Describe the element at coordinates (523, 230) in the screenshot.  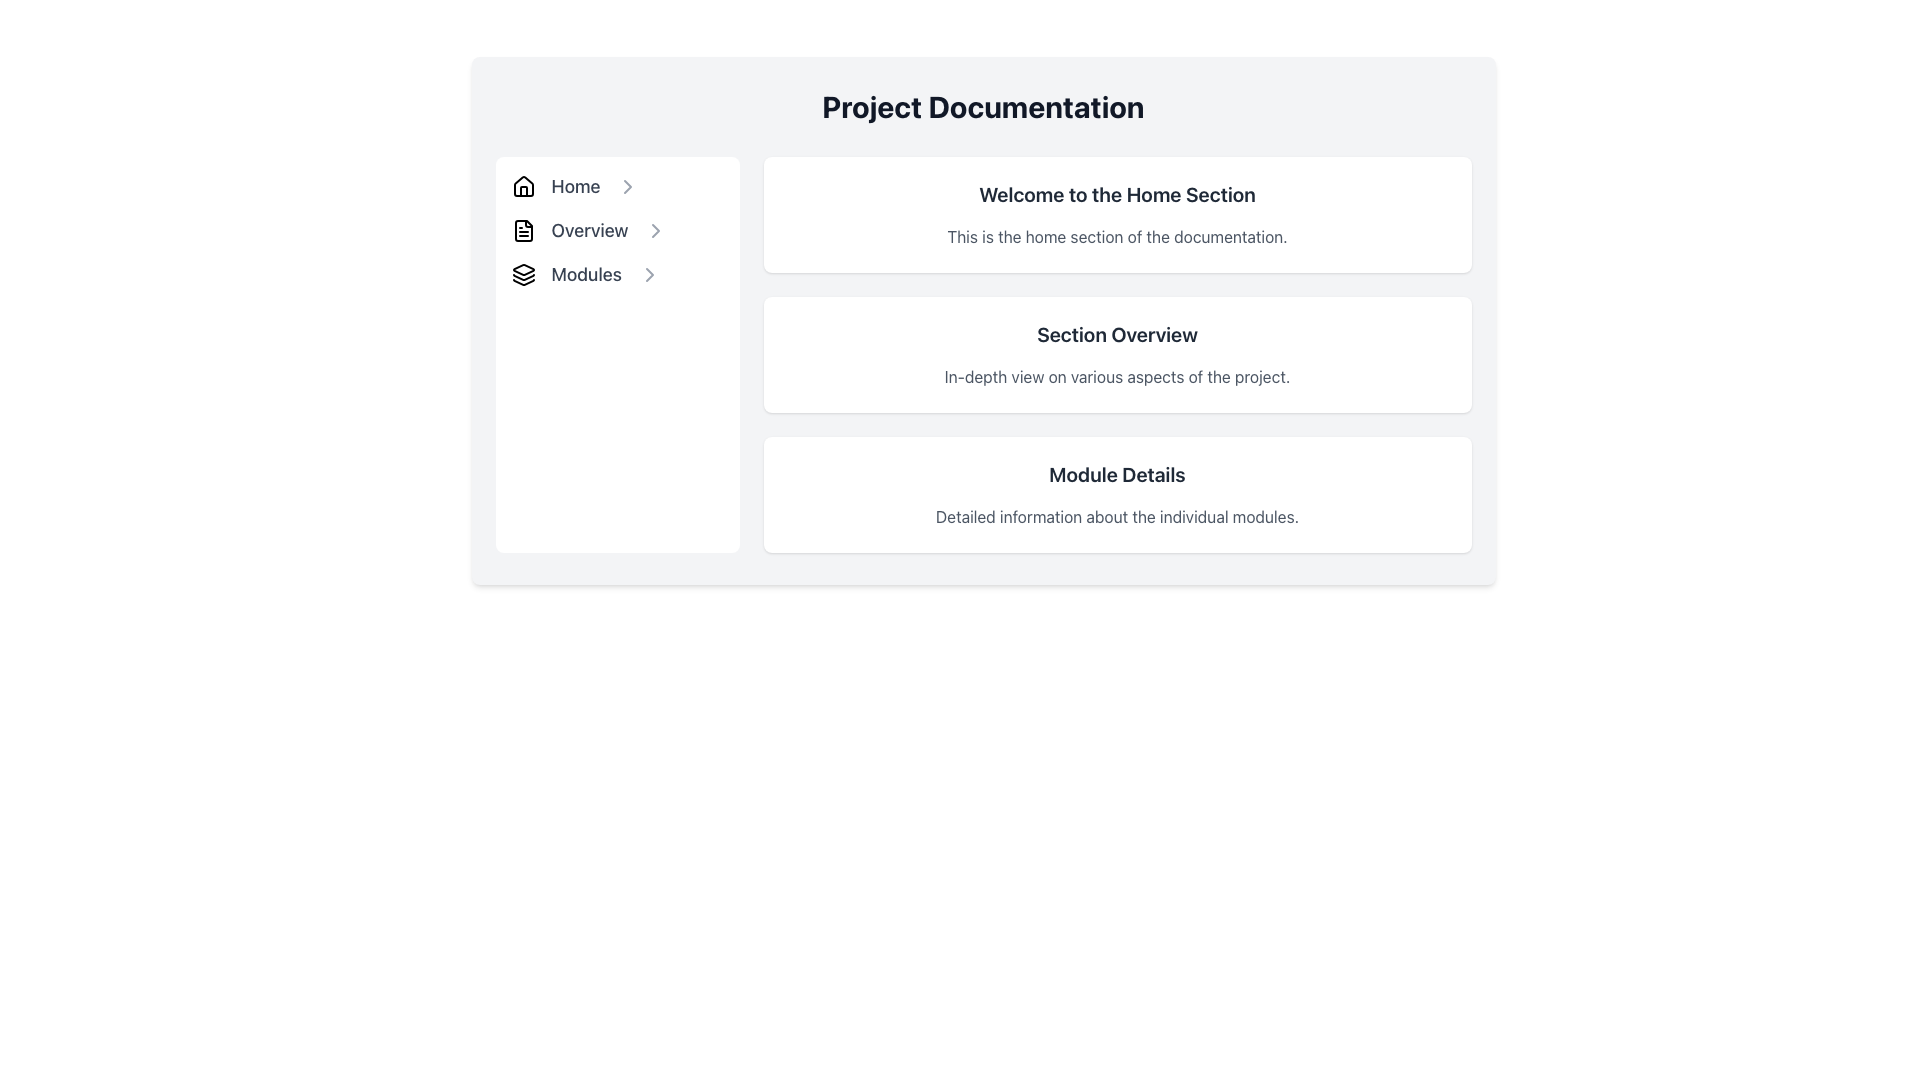
I see `the document icon located to the left of the 'Overview' text in the vertical navigation menu` at that location.